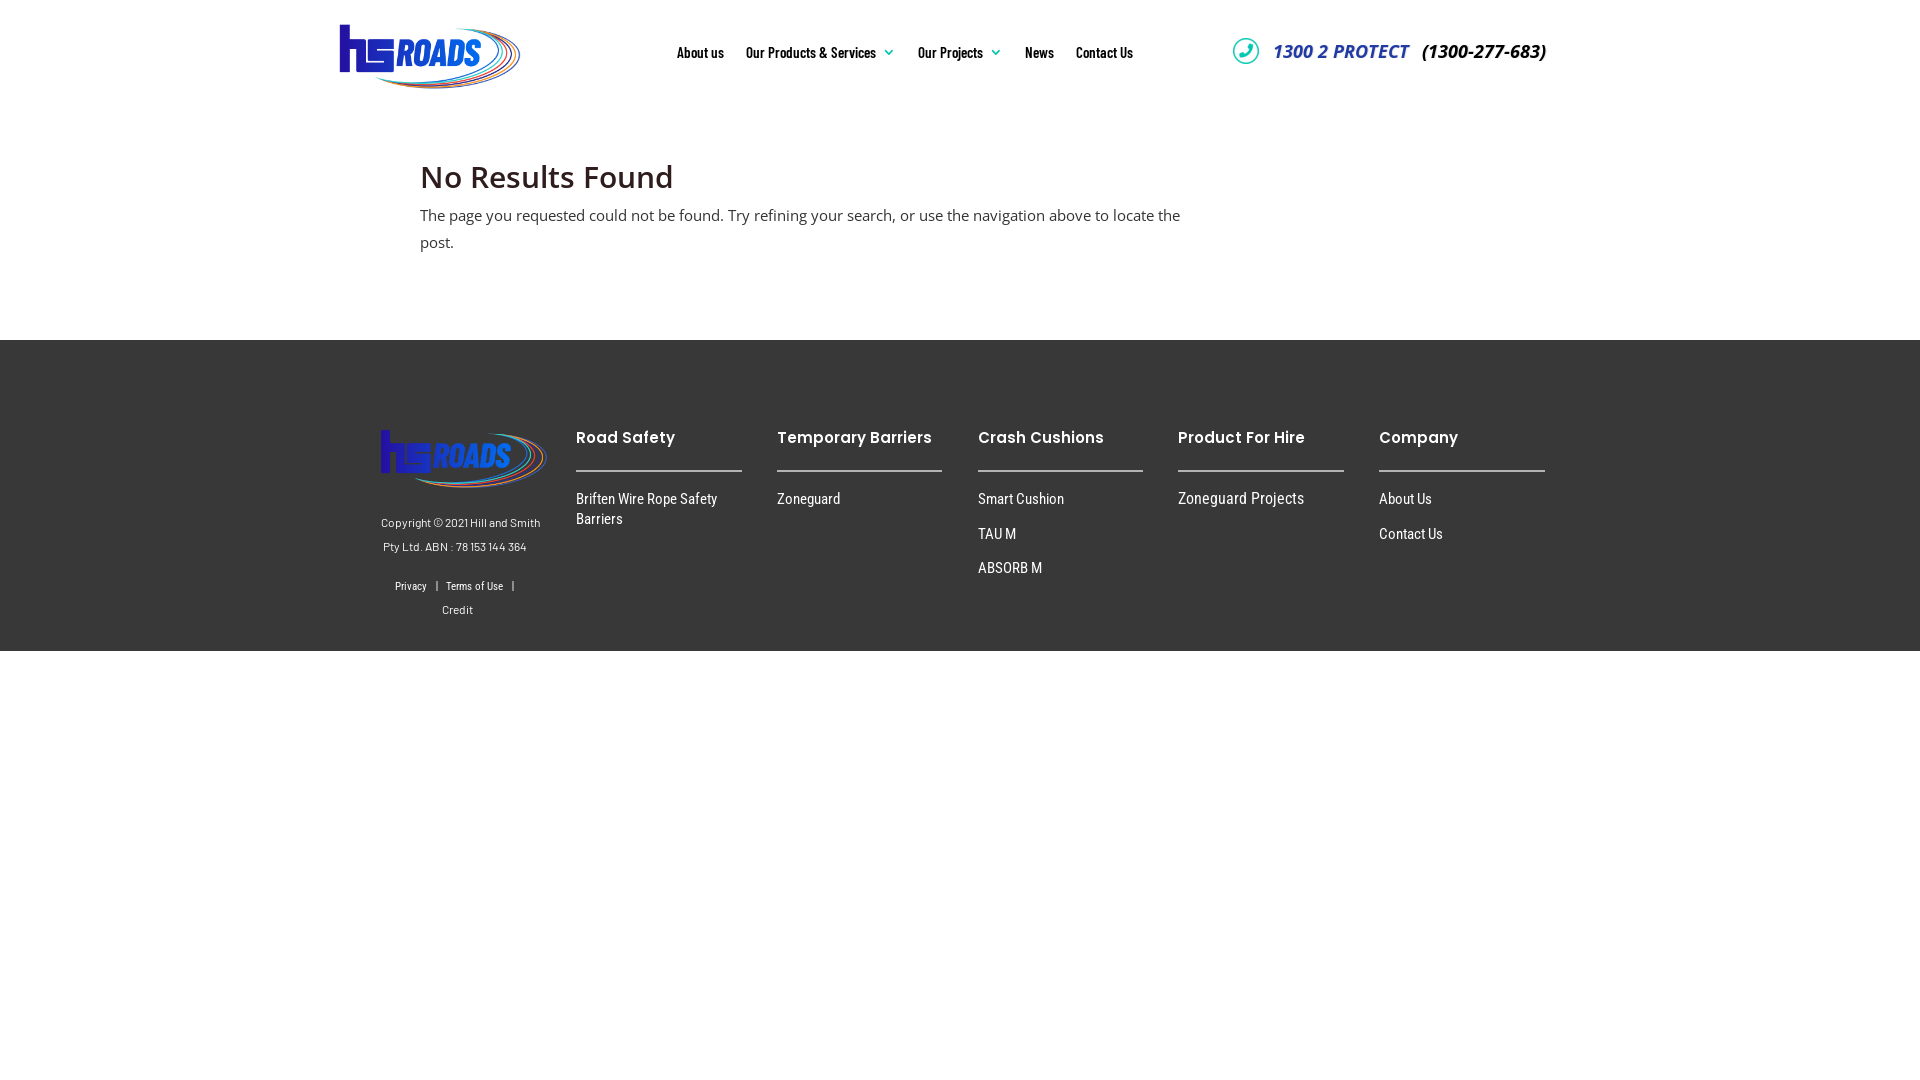 Image resolution: width=1920 pixels, height=1080 pixels. I want to click on 'Our Products & Services', so click(820, 55).